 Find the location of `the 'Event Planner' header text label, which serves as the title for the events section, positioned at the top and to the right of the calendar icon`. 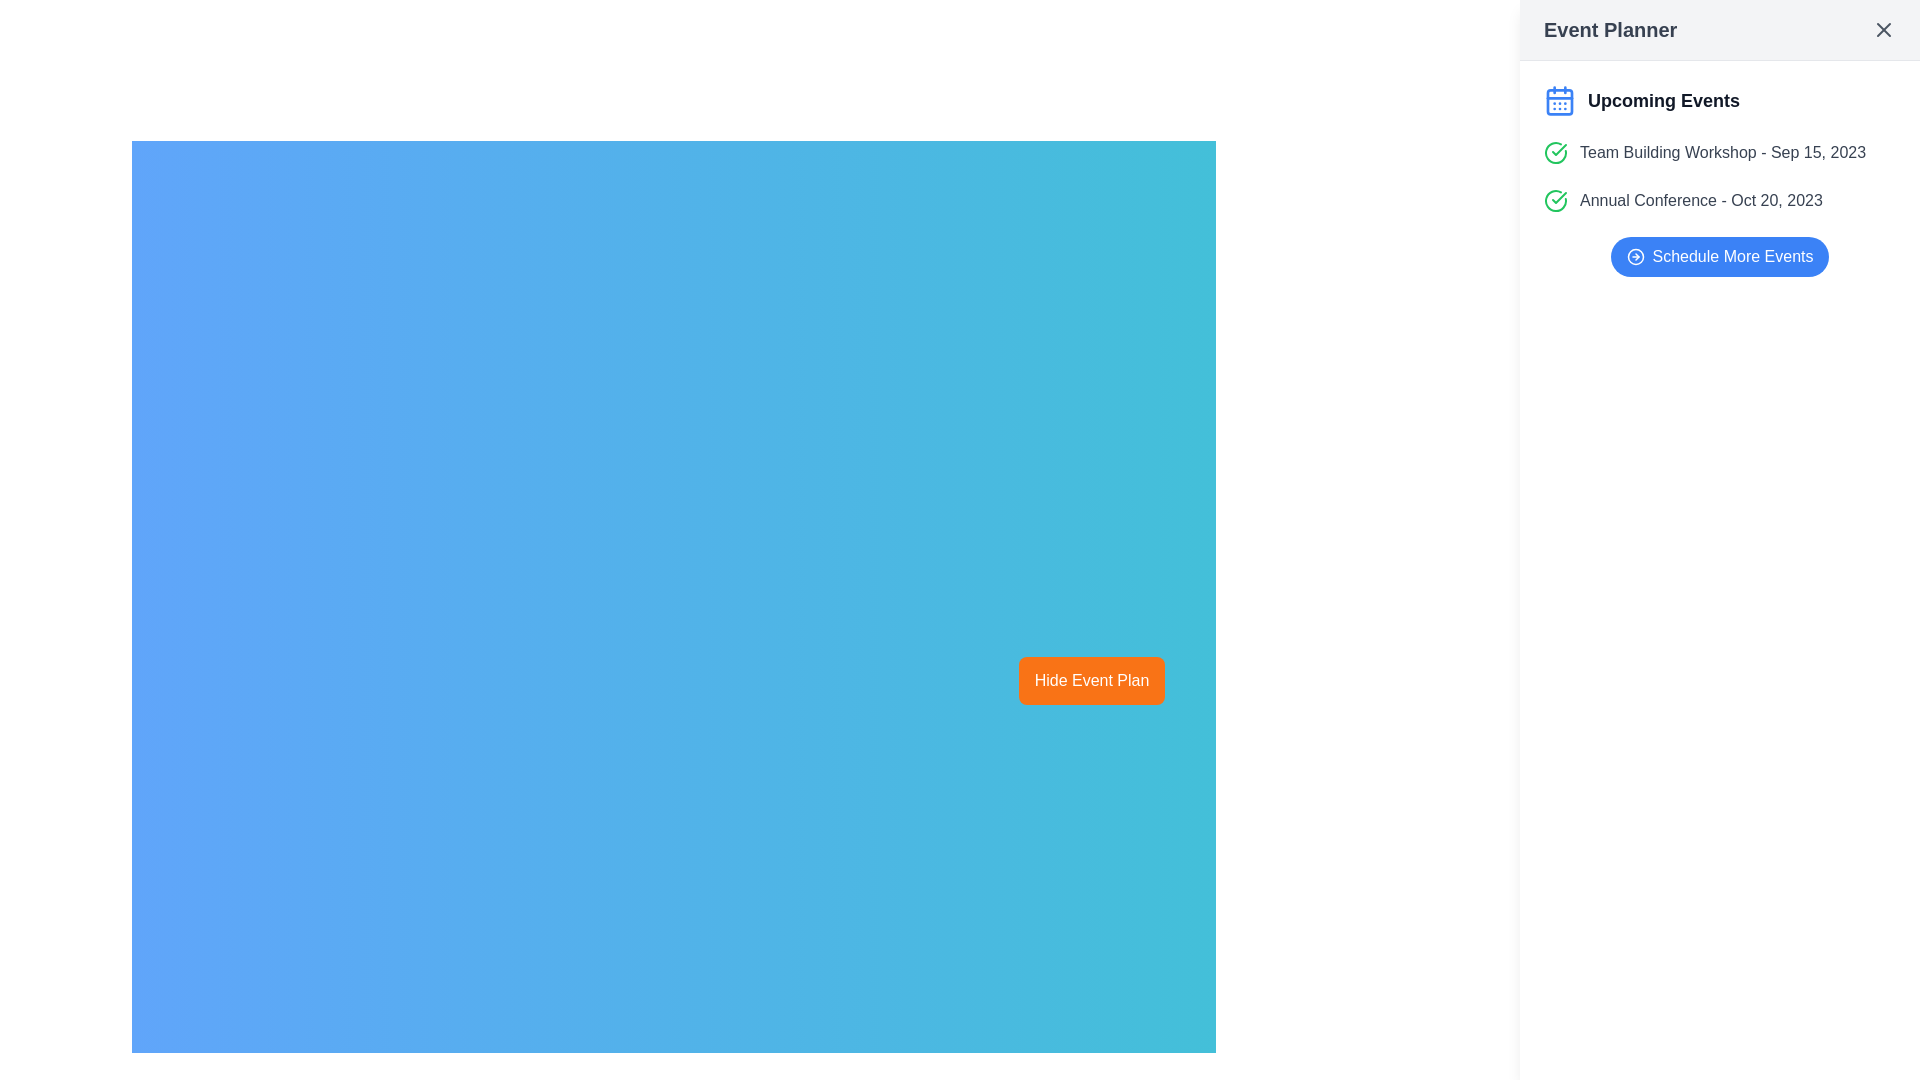

the 'Event Planner' header text label, which serves as the title for the events section, positioned at the top and to the right of the calendar icon is located at coordinates (1718, 100).